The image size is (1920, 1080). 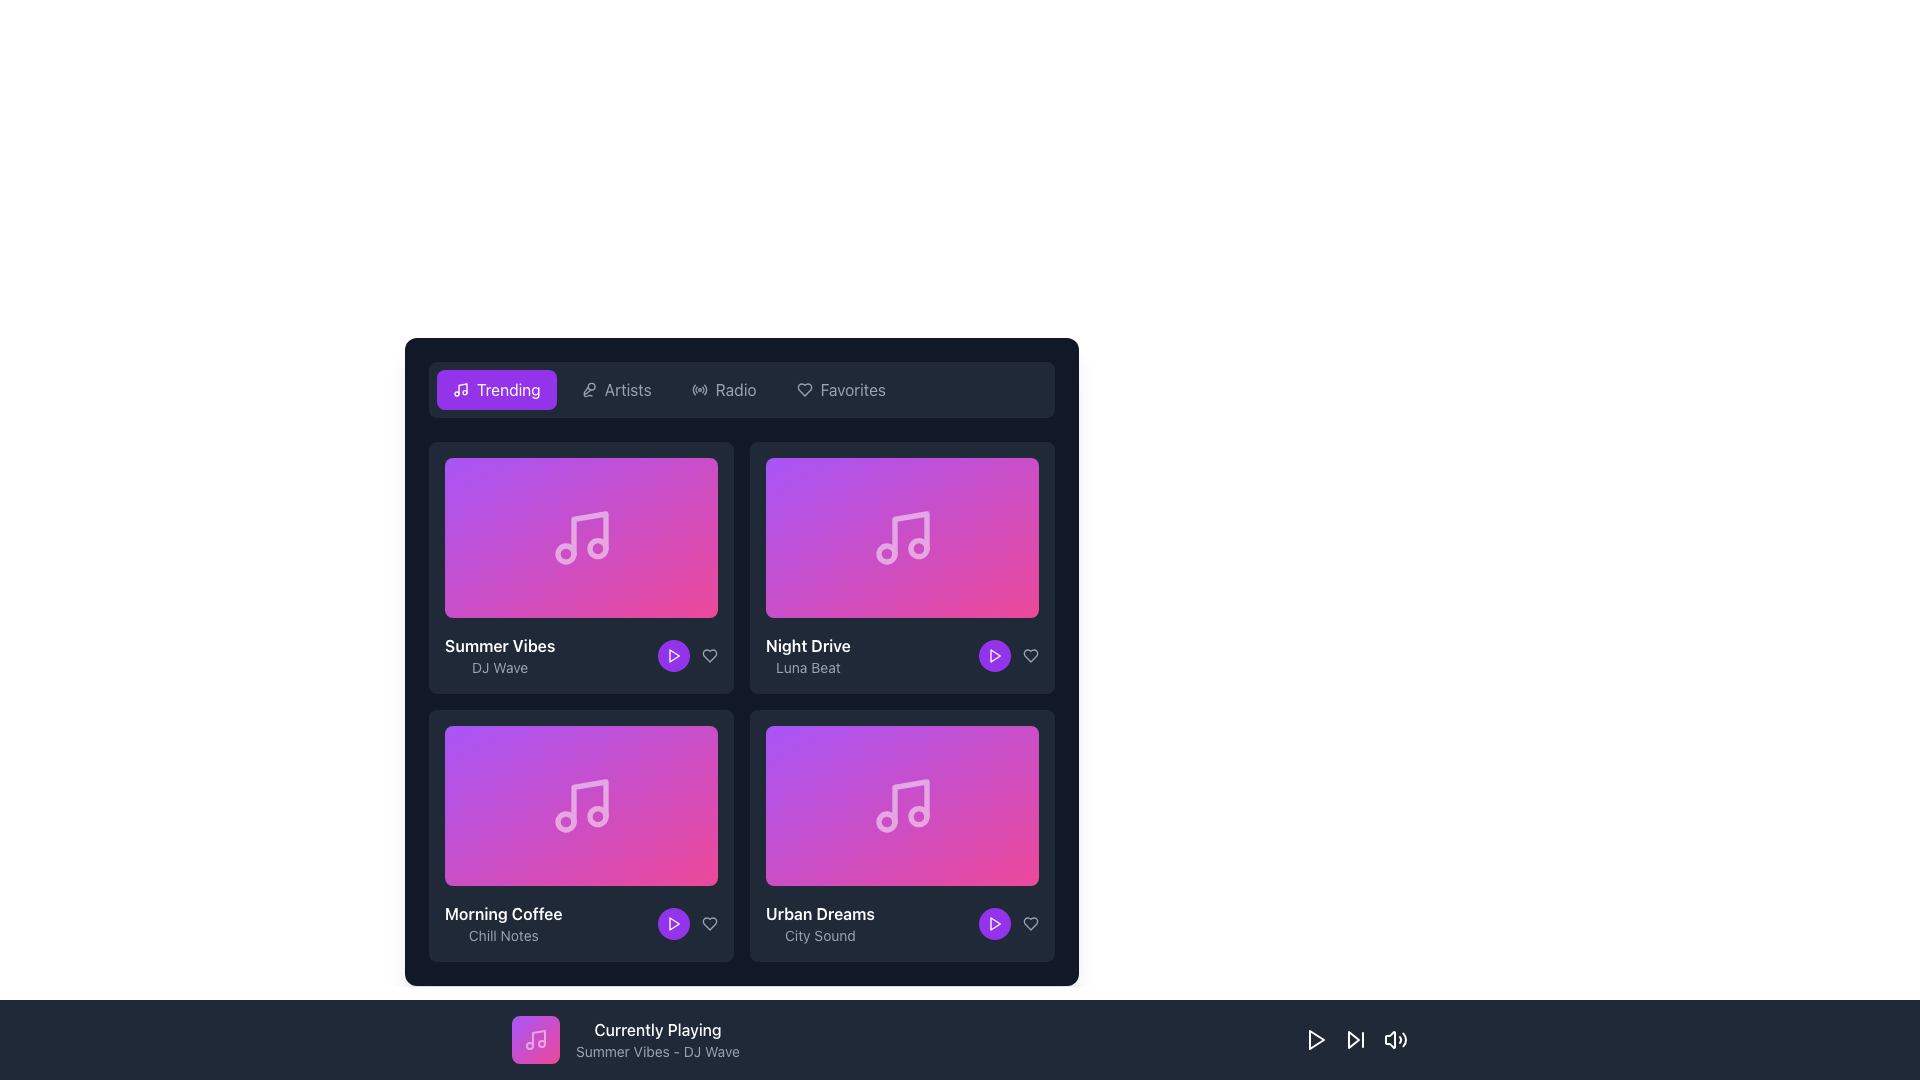 I want to click on the leftmost navigation button, so click(x=496, y=389).